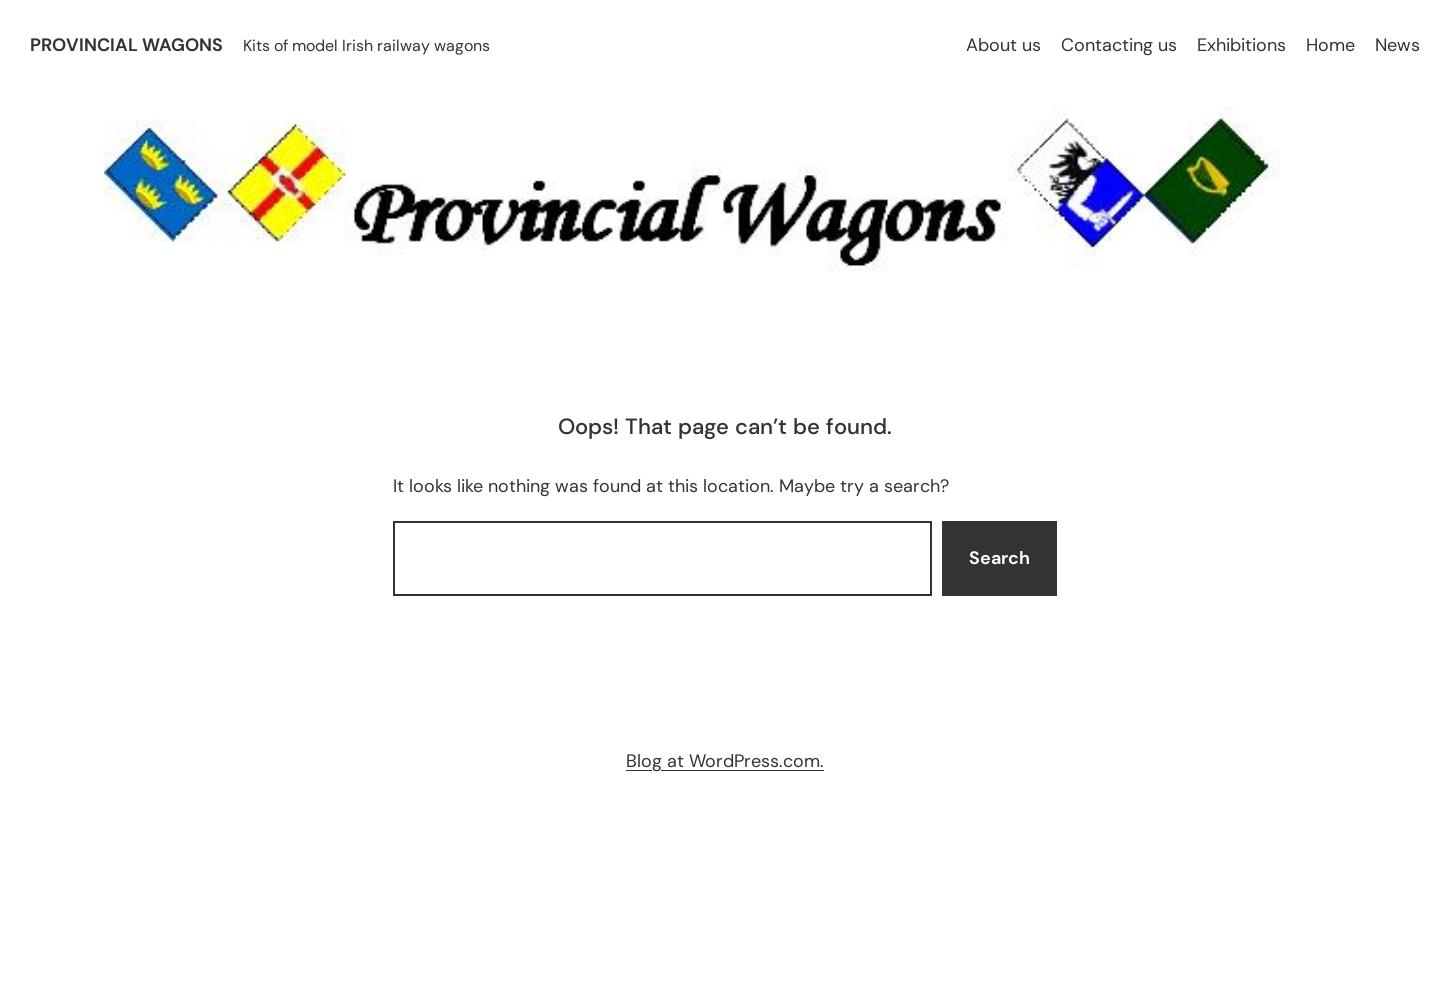  Describe the element at coordinates (725, 426) in the screenshot. I see `'Oops! That page can’t be found.'` at that location.